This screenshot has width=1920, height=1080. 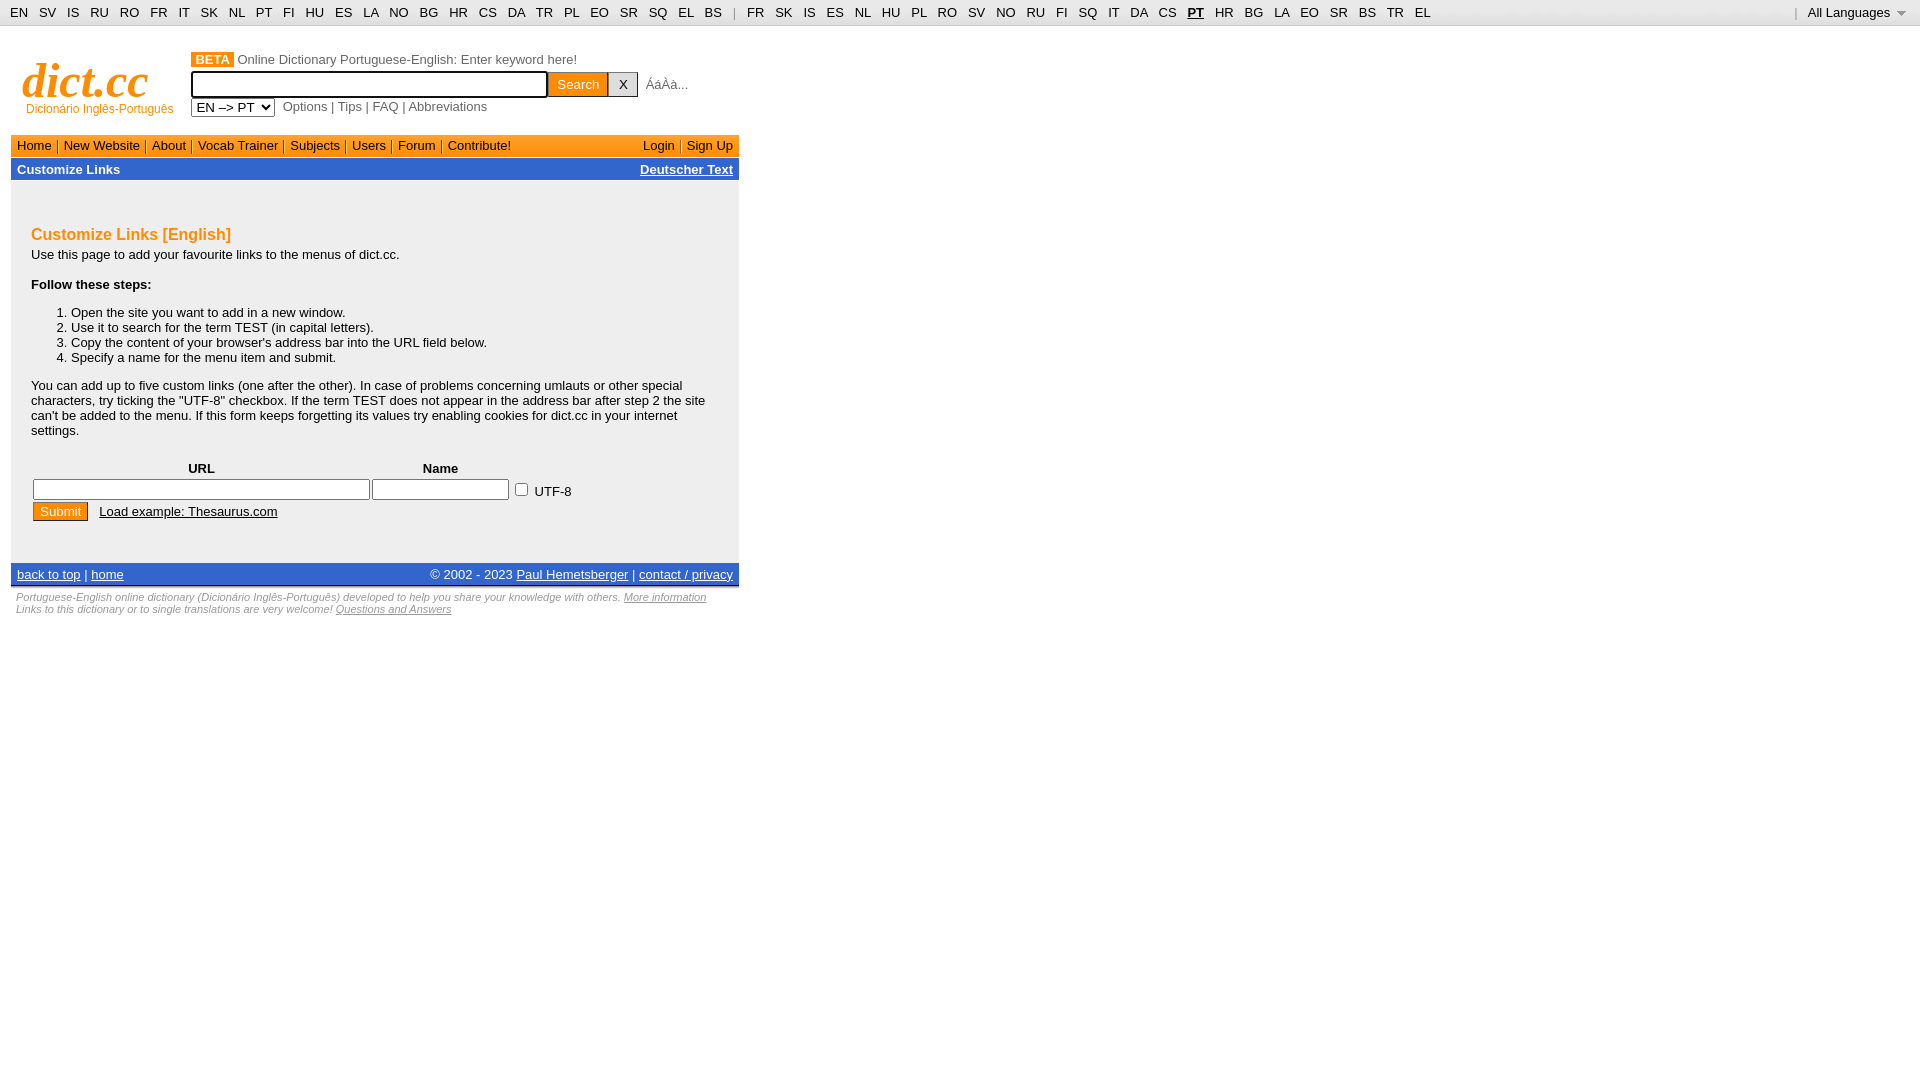 What do you see at coordinates (187, 510) in the screenshot?
I see `'Load example: Thesaurus.com'` at bounding box center [187, 510].